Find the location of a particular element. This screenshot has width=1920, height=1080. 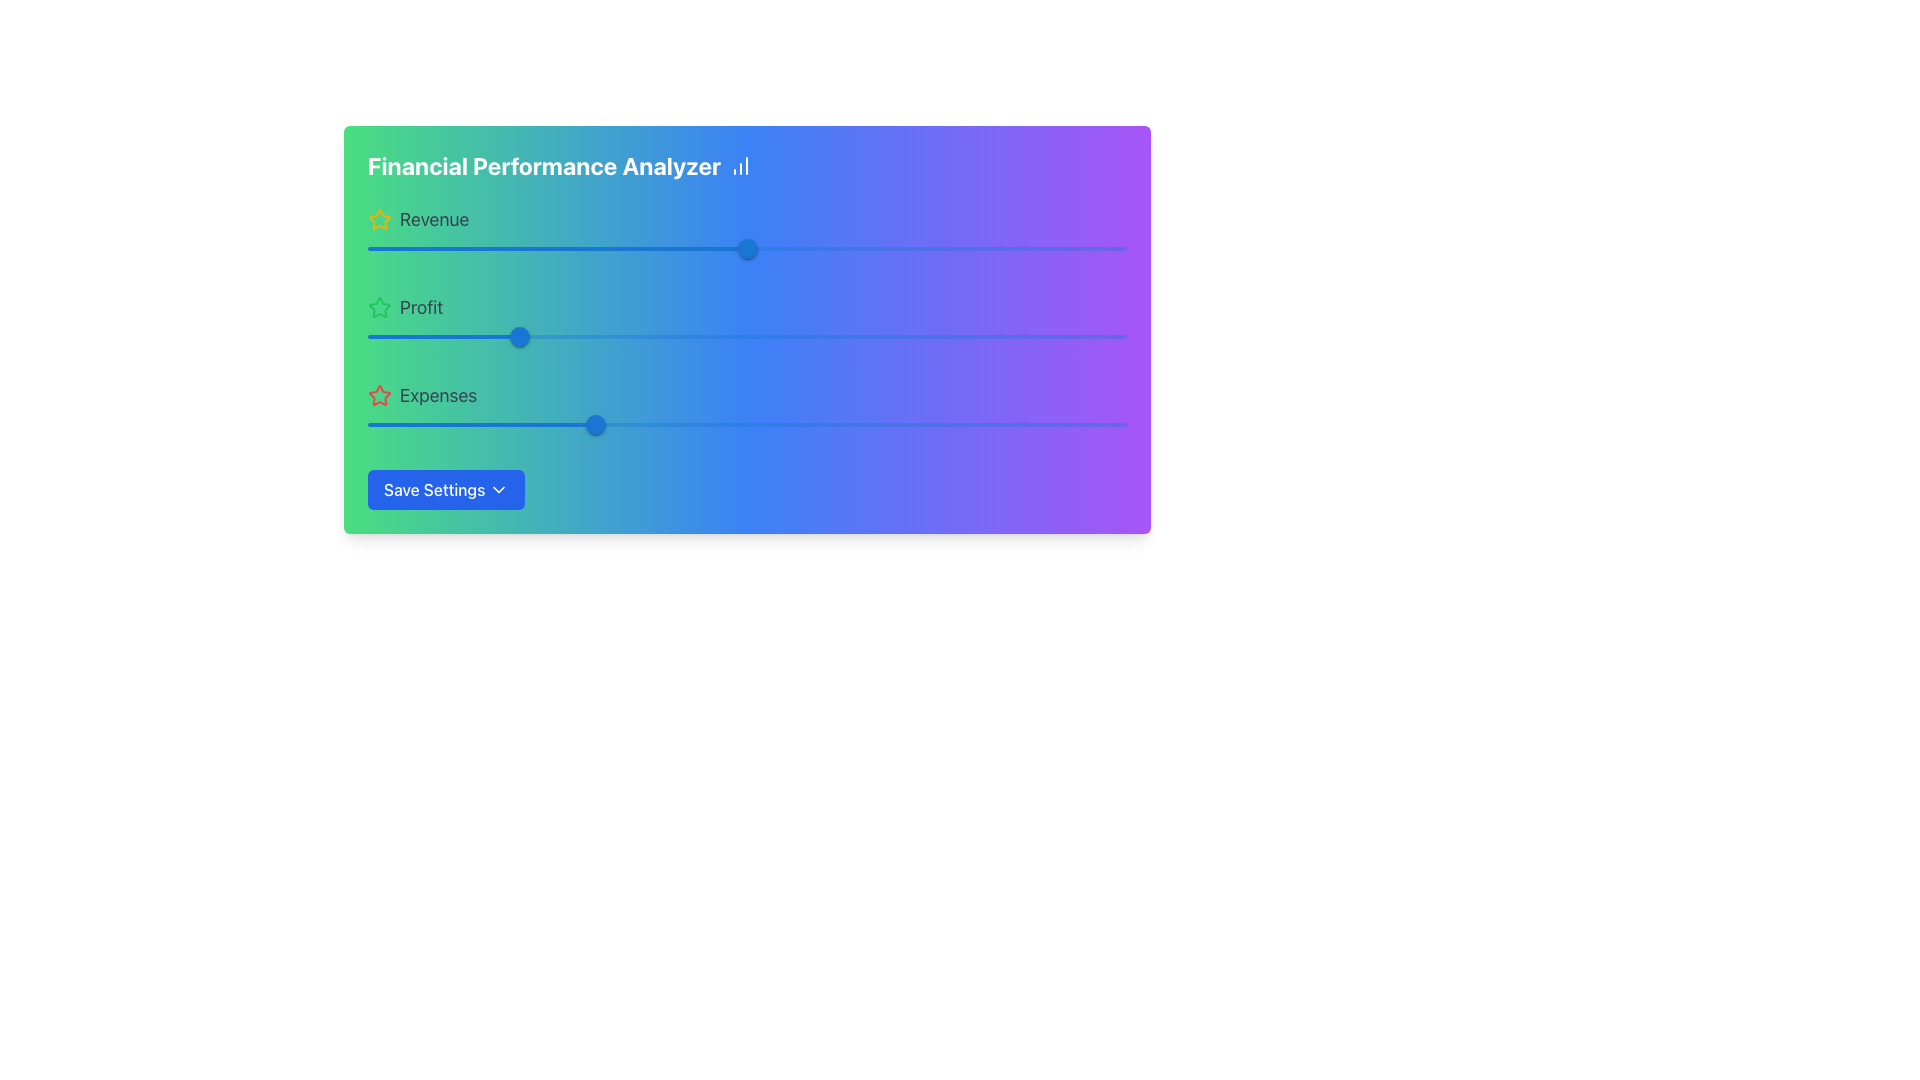

the yellow star icon representing importance or rating located to the left of the text 'Revenue' in the Financial Performance Analyzer metrics list is located at coordinates (379, 219).